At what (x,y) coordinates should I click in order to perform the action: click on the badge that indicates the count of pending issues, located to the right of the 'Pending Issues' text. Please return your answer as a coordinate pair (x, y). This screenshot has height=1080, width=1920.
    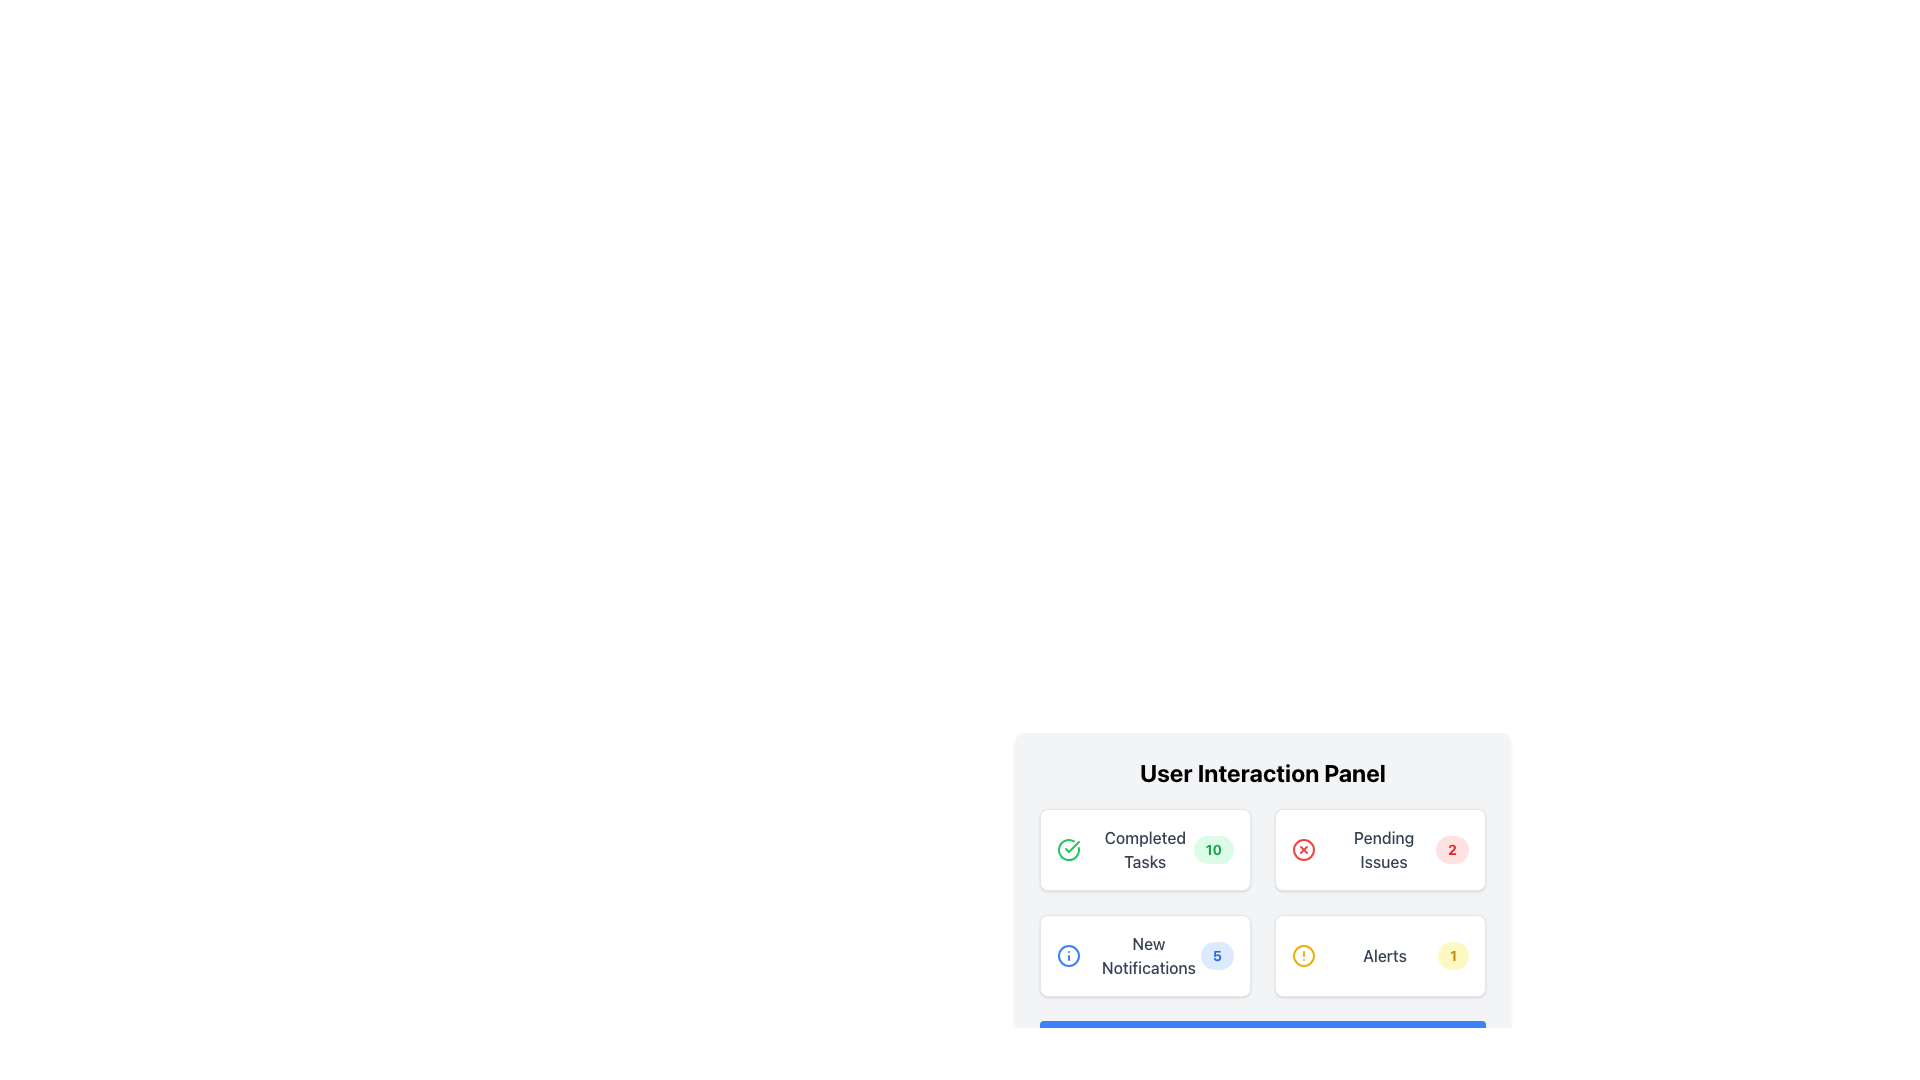
    Looking at the image, I should click on (1452, 849).